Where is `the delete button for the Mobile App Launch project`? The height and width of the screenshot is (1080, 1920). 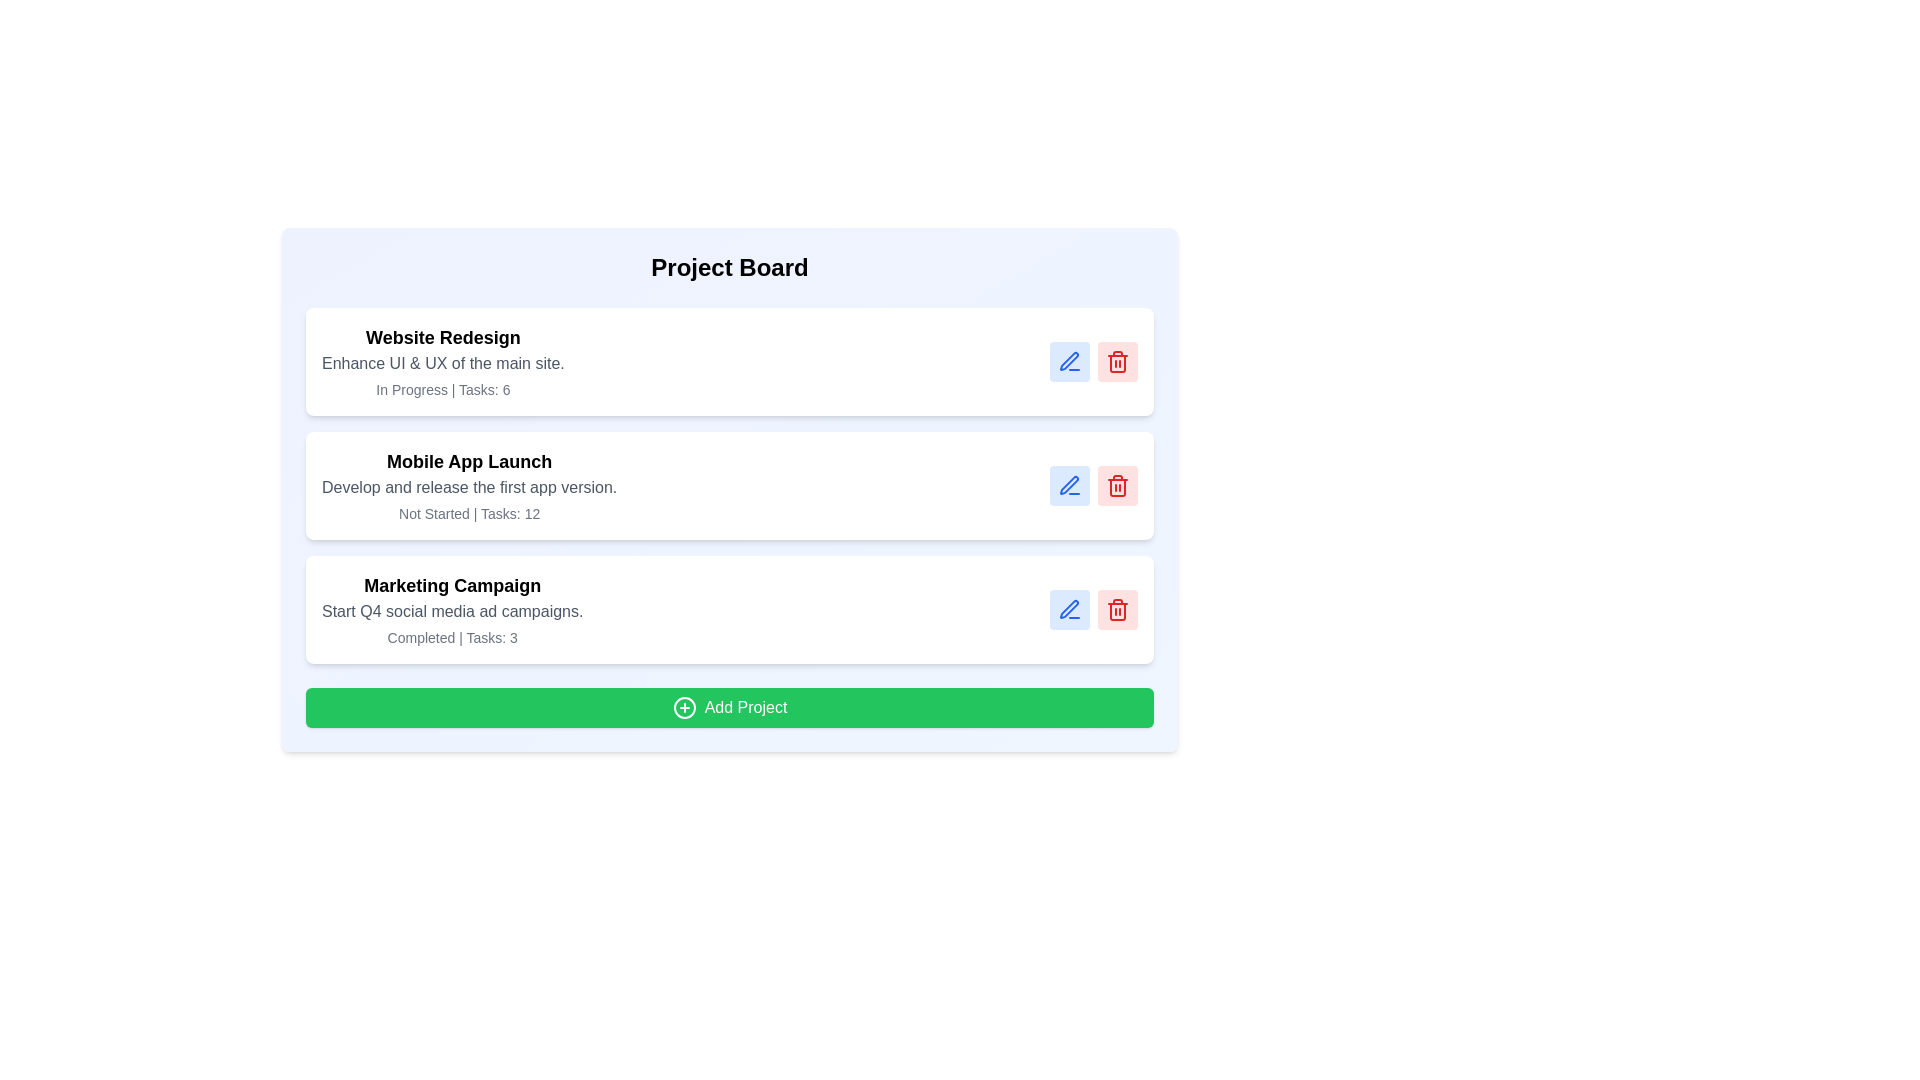 the delete button for the Mobile App Launch project is located at coordinates (1117, 486).